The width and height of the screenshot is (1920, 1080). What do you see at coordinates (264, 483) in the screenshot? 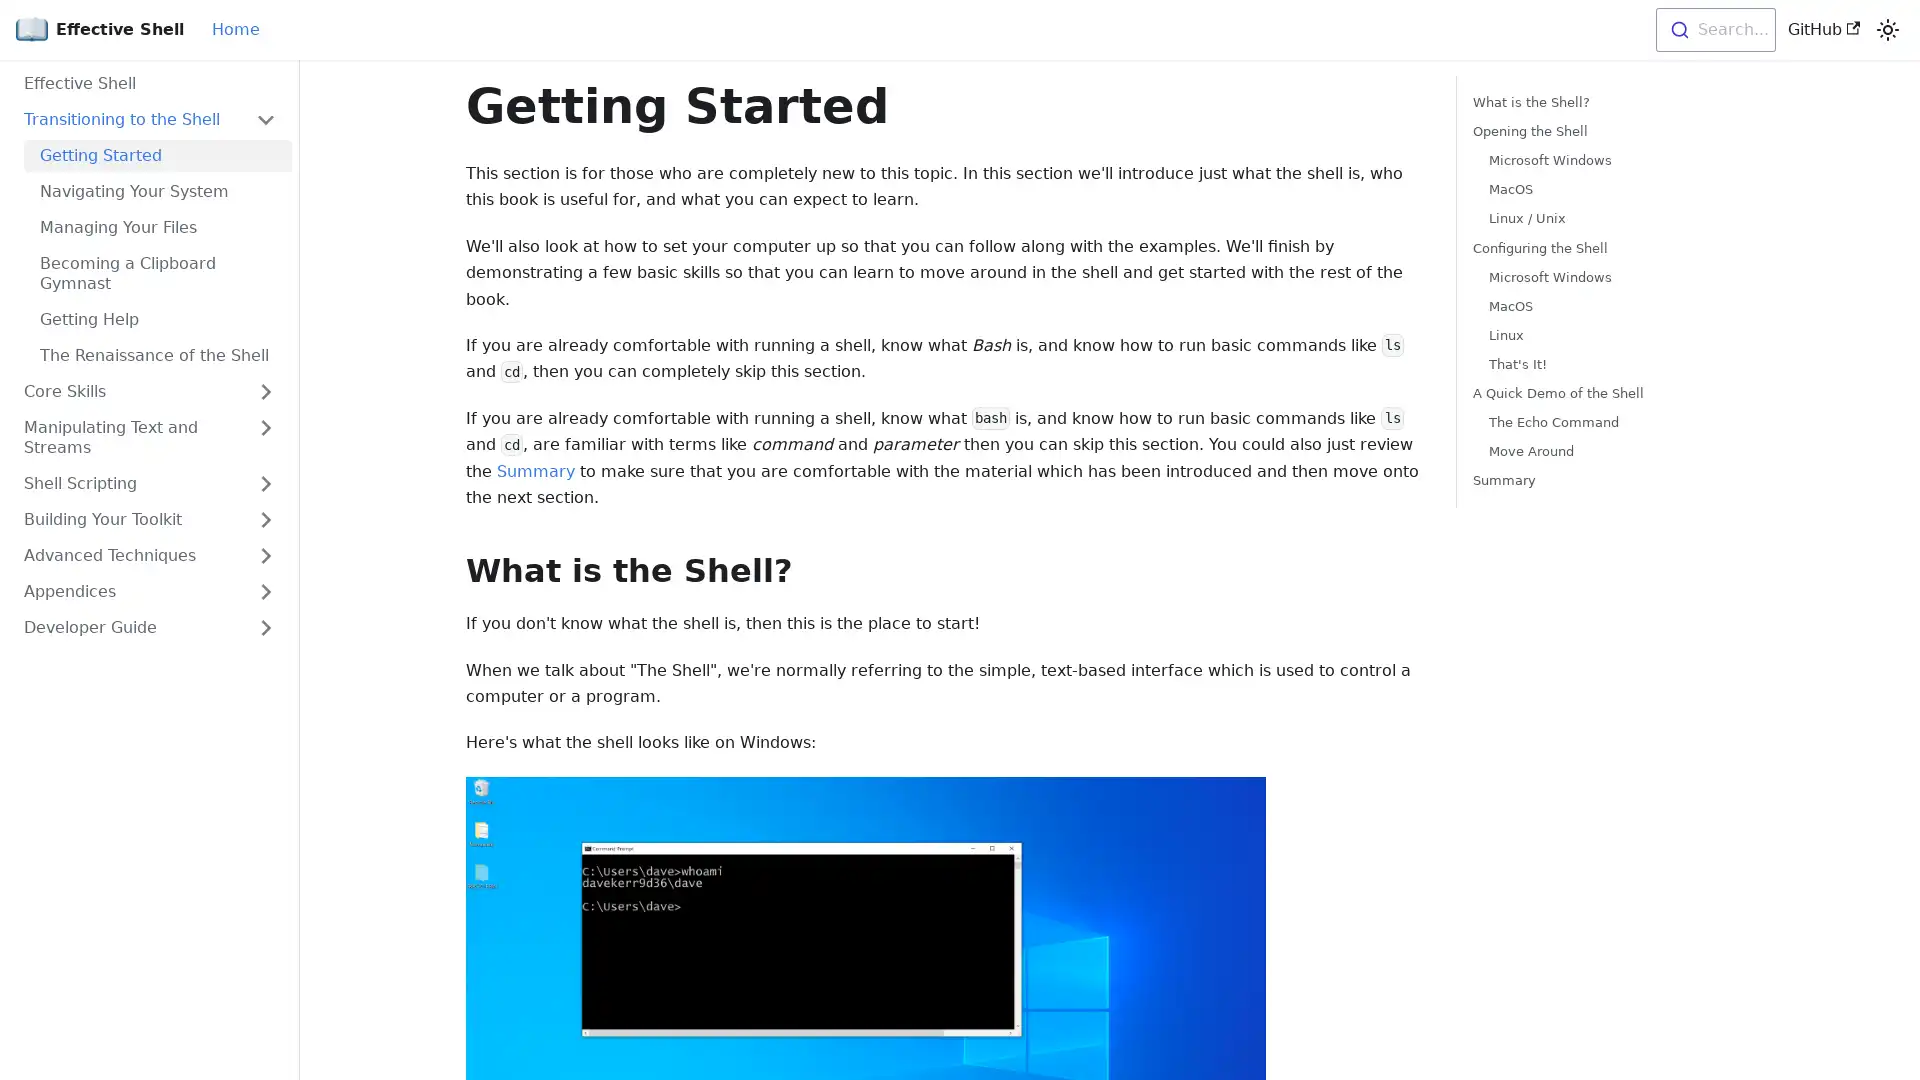
I see `Toggle the collapsible sidebar category 'Shell Scripting'` at bounding box center [264, 483].